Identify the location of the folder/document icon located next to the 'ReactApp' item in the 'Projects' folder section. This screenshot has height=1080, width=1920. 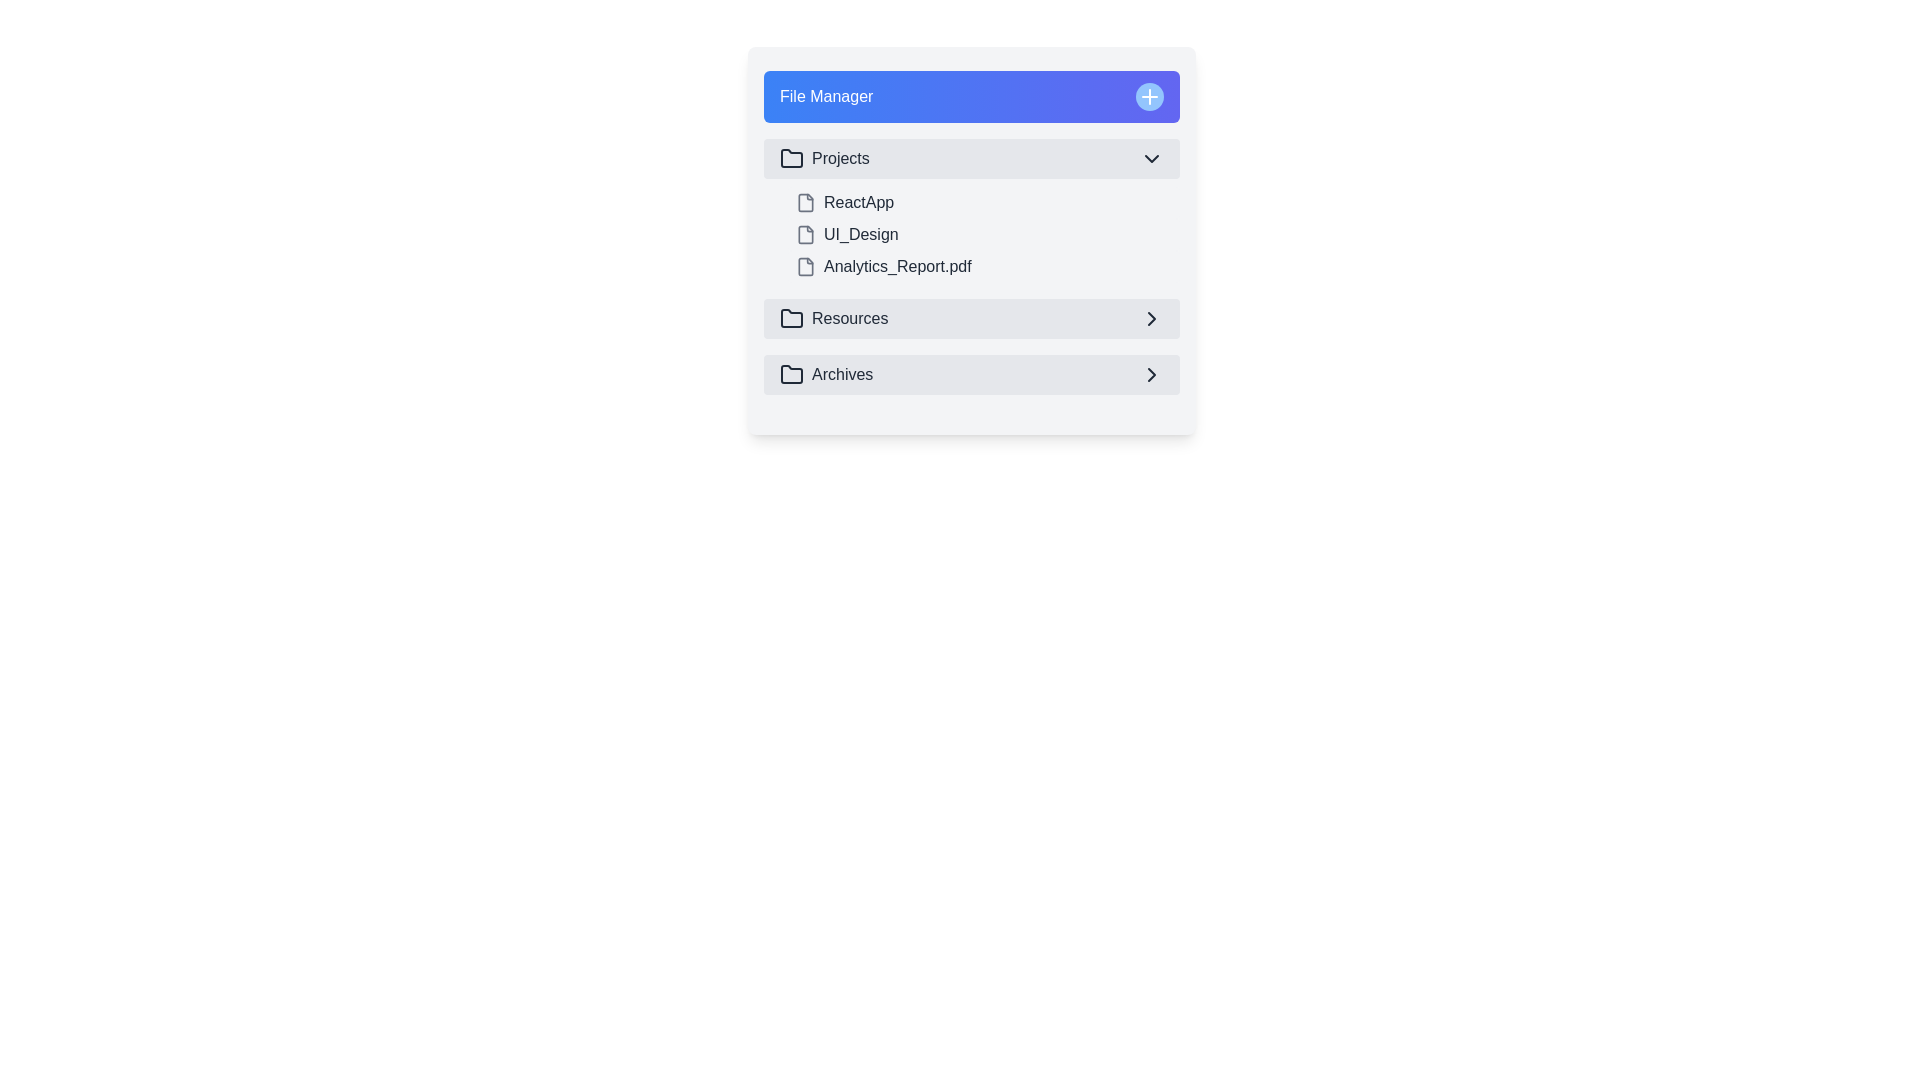
(806, 203).